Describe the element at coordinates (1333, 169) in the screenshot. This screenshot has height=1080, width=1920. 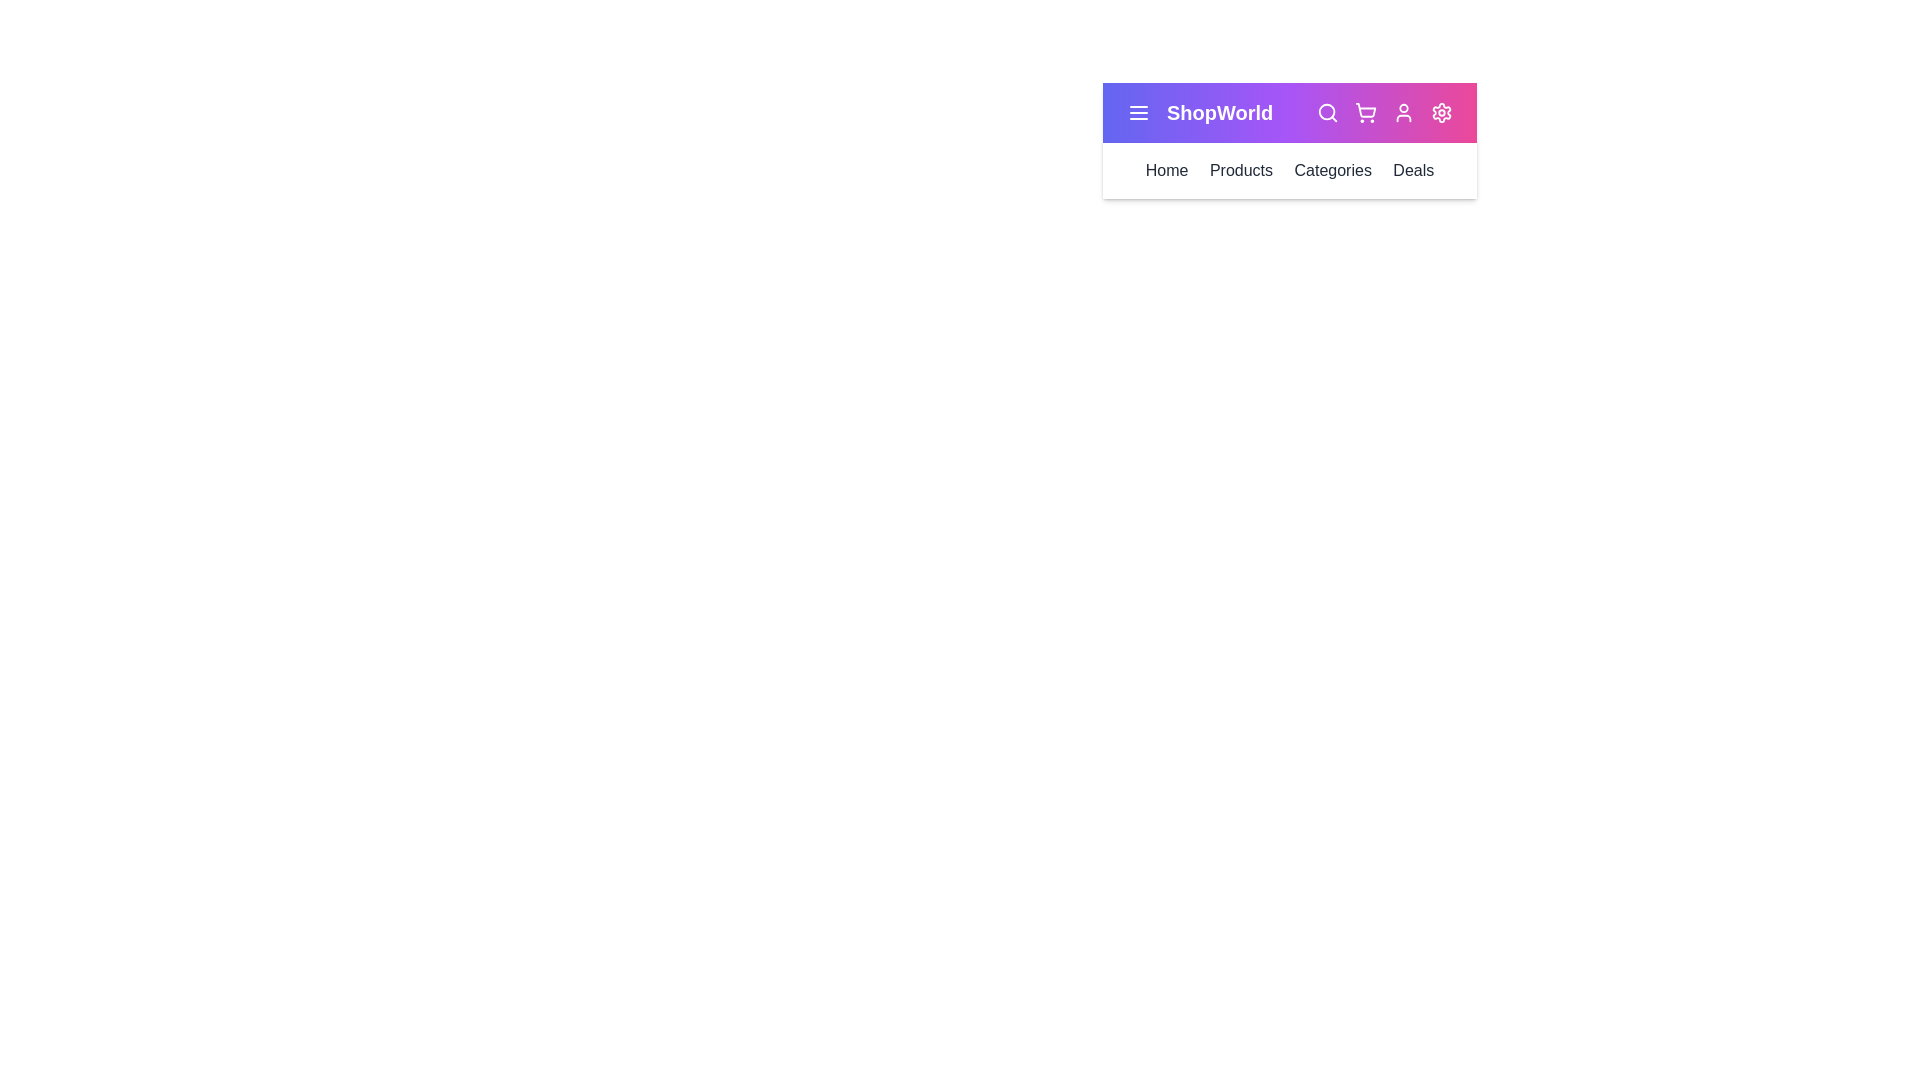
I see `the navigation menu item Categories to navigate to the respective section` at that location.